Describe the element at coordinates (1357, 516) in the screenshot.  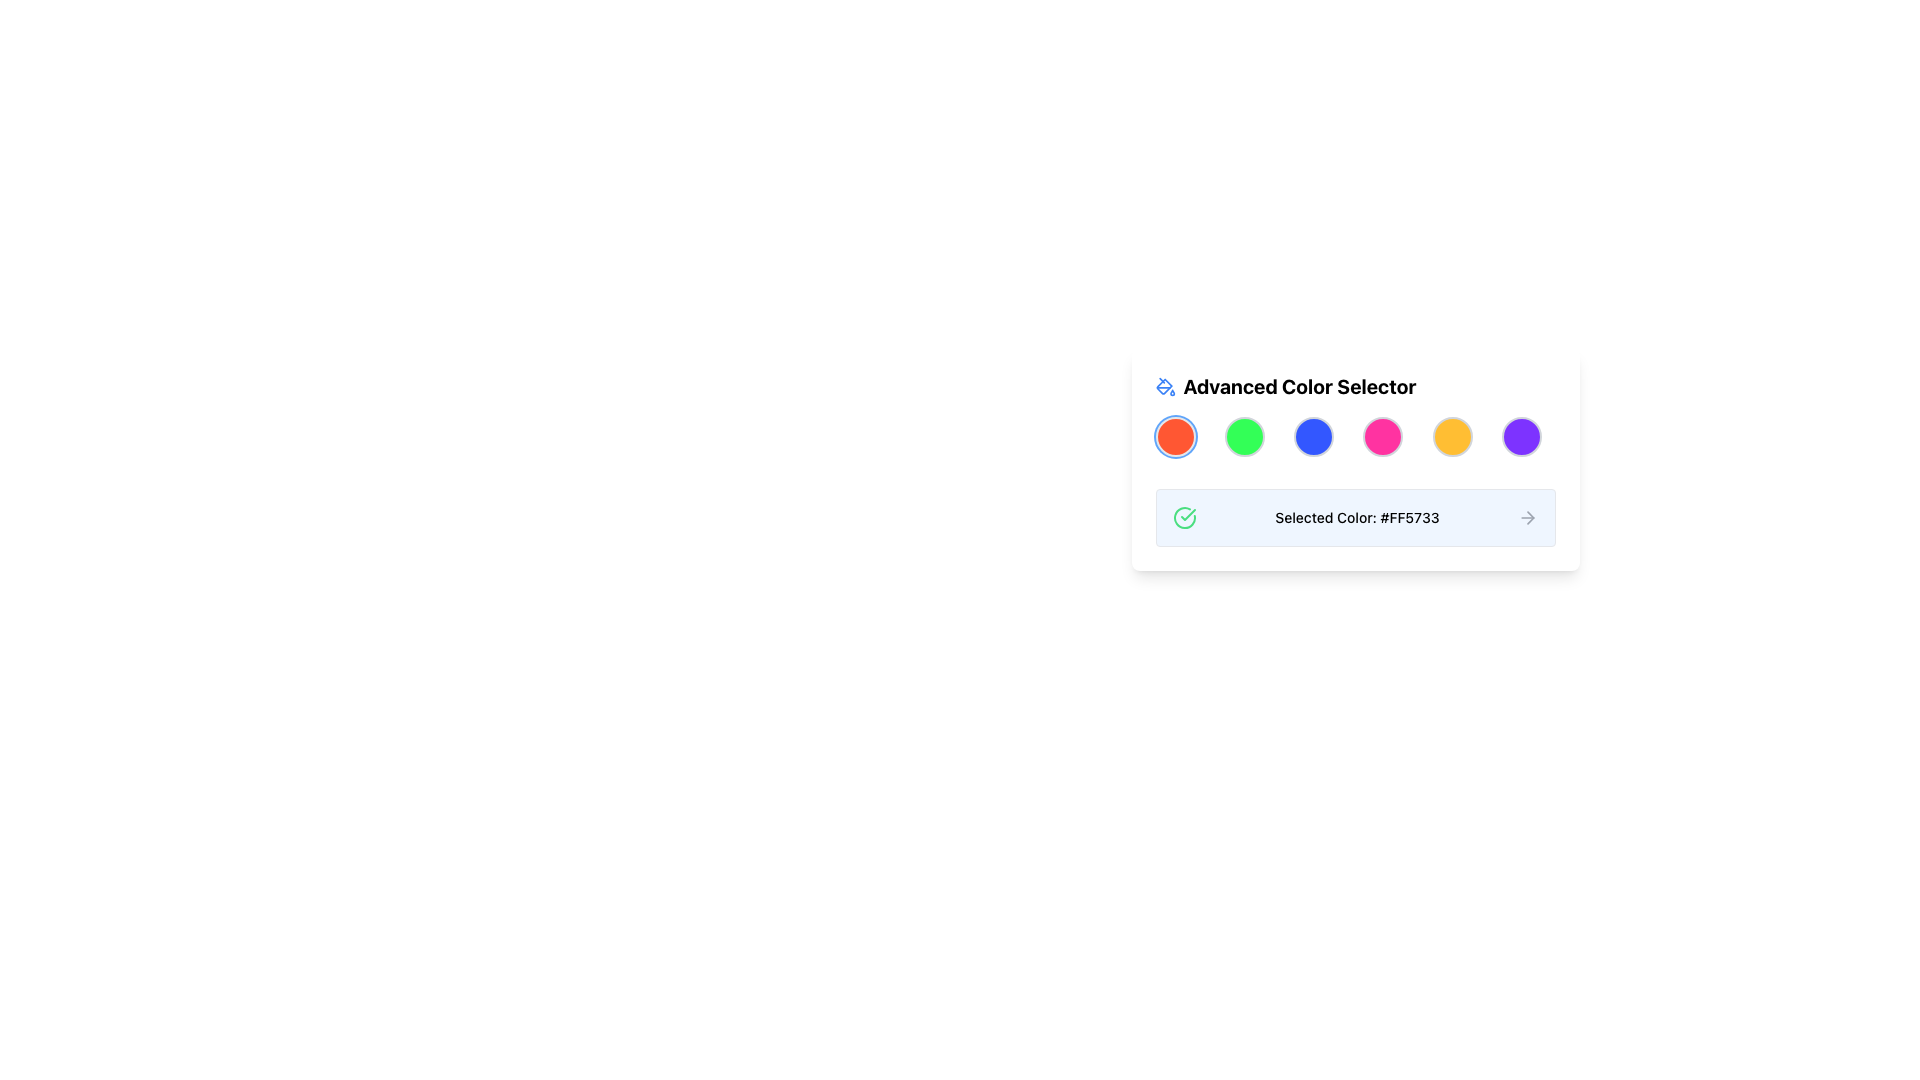
I see `displayed color information from the Text Label that shows 'Selected Color: #FF5733', located in the notification card with a light blue background` at that location.